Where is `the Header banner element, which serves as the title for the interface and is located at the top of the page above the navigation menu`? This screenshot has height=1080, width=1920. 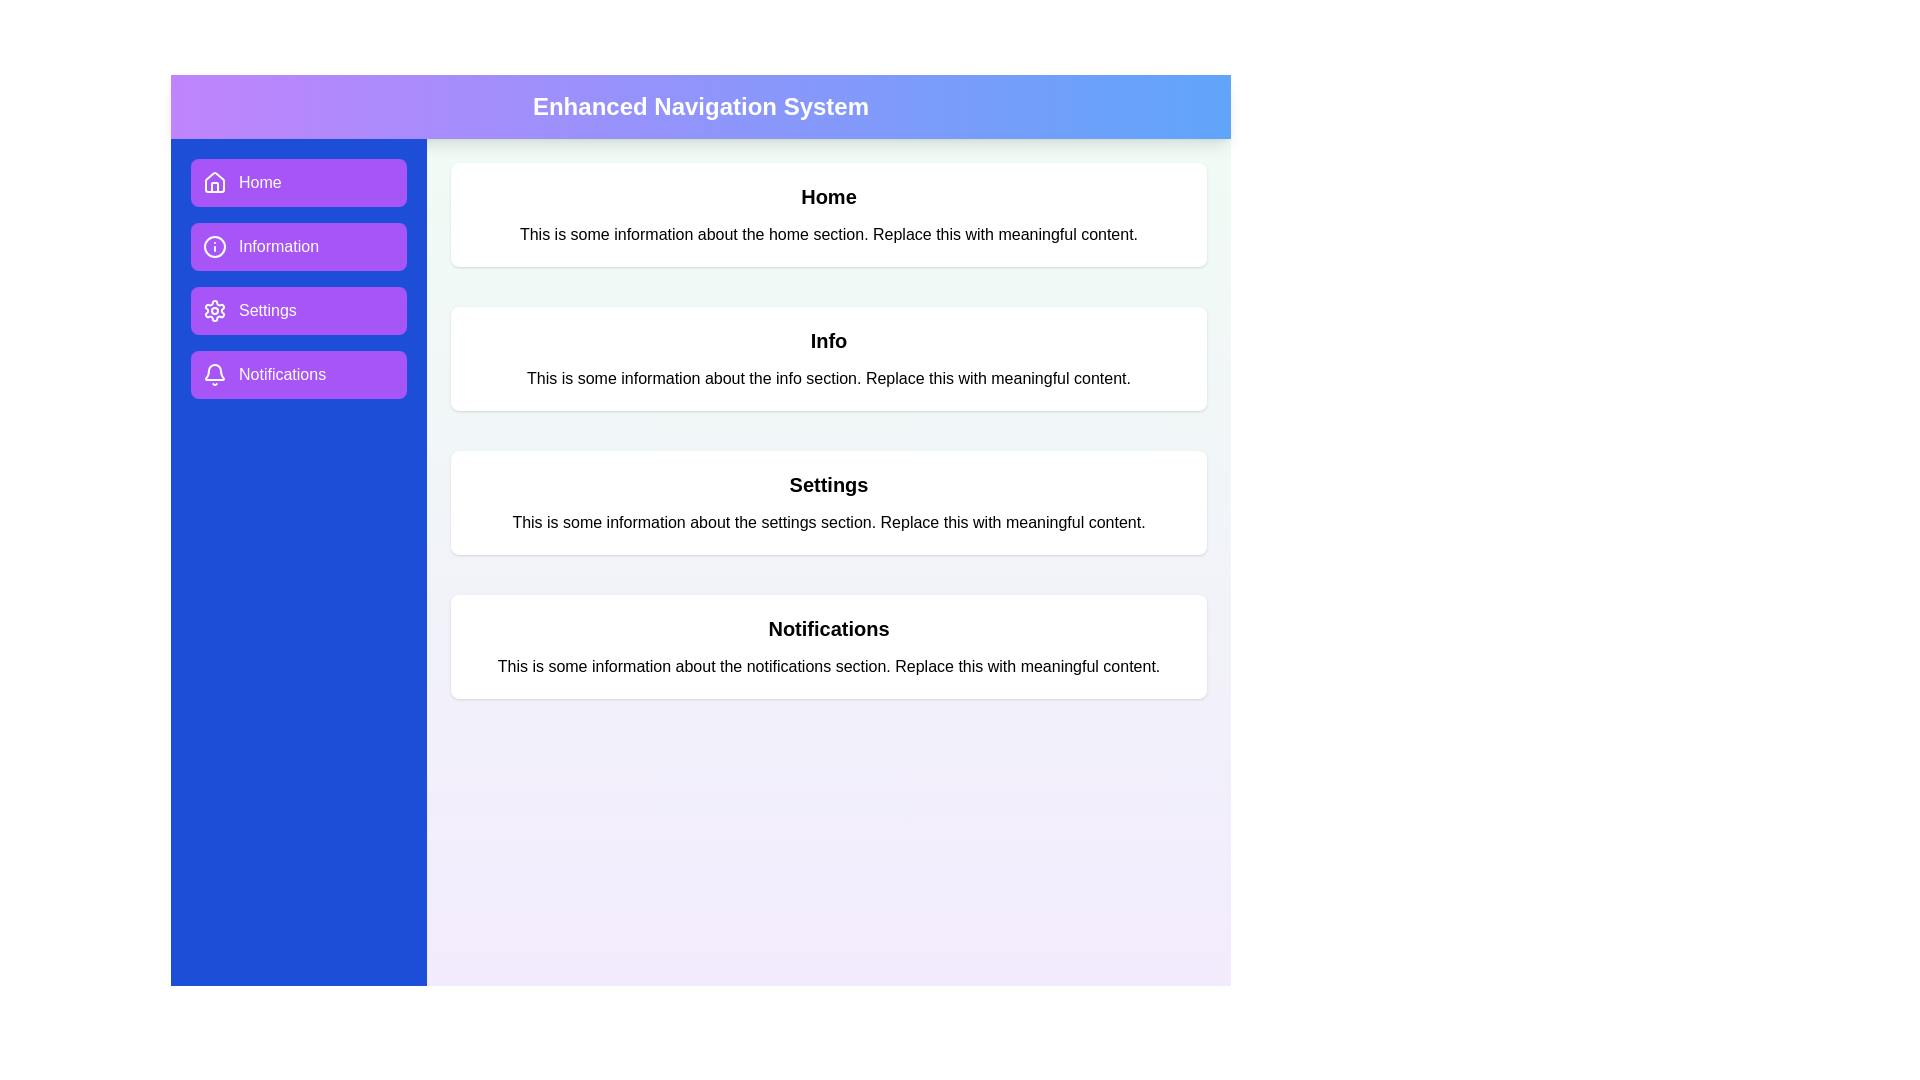
the Header banner element, which serves as the title for the interface and is located at the top of the page above the navigation menu is located at coordinates (700, 107).